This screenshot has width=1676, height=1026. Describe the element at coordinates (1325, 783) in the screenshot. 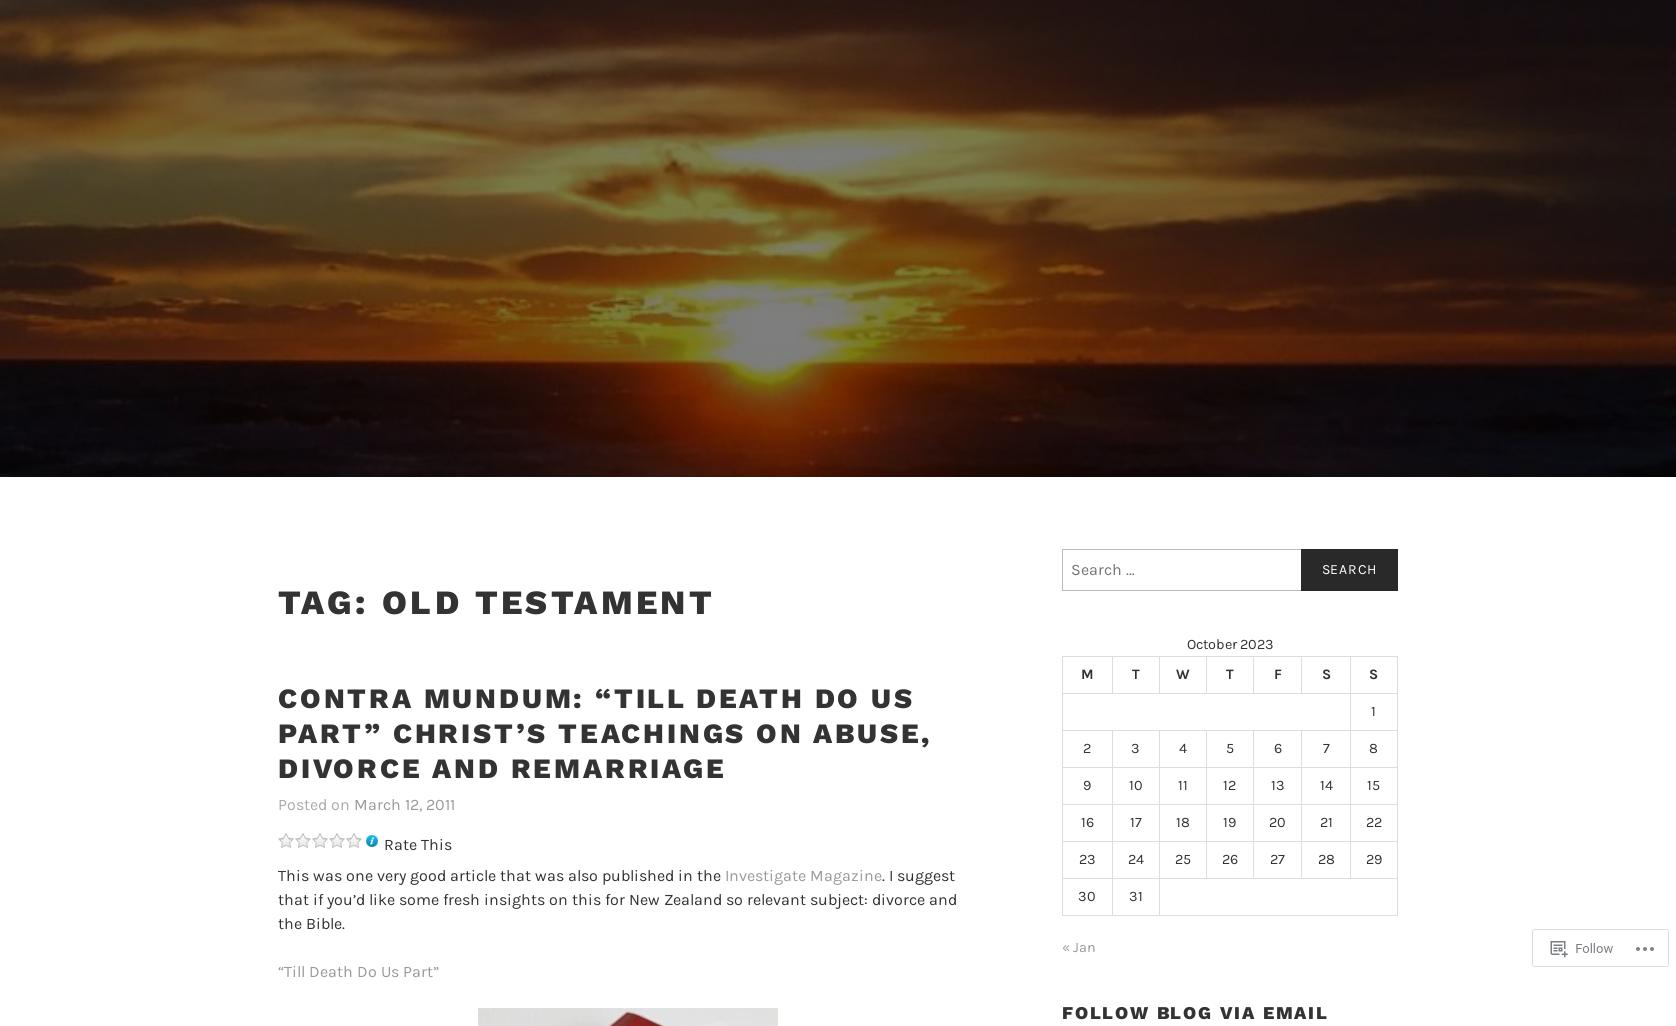

I see `'14'` at that location.